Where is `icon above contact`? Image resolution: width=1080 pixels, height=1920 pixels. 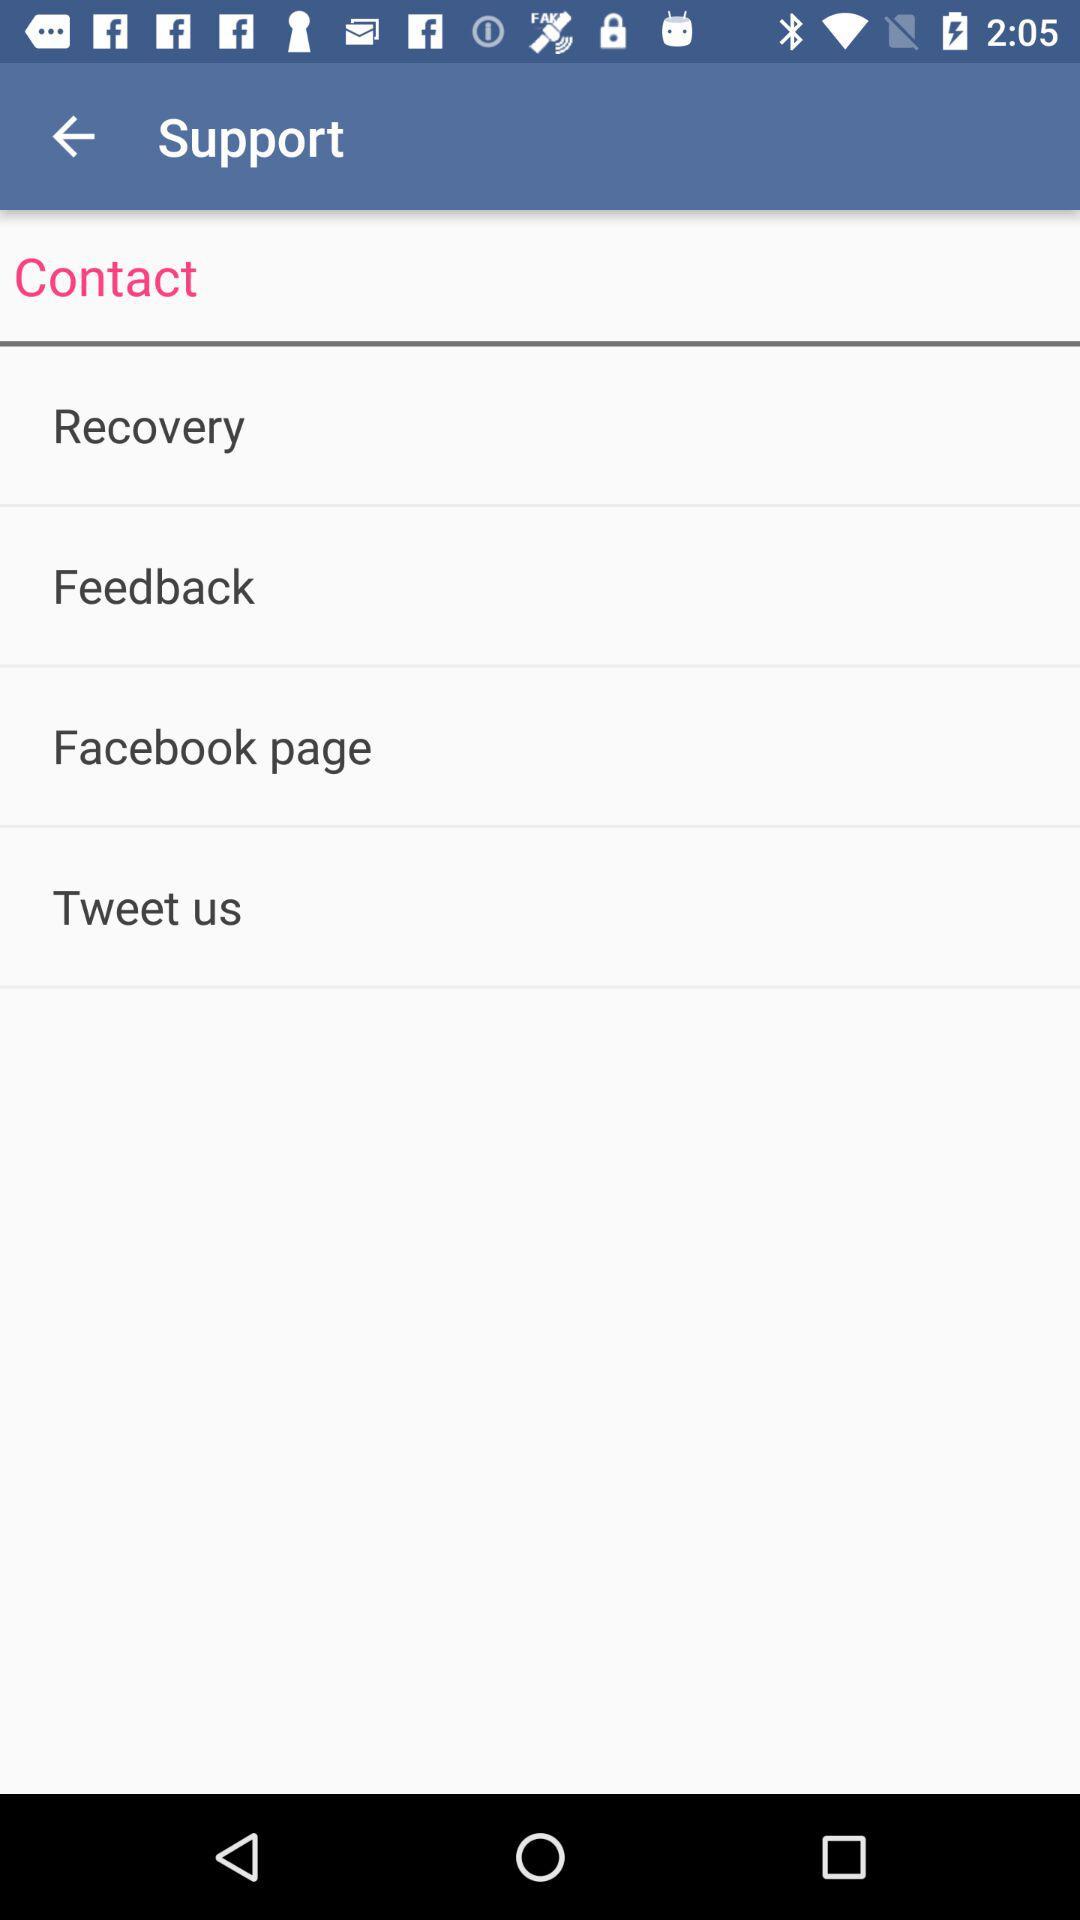
icon above contact is located at coordinates (72, 135).